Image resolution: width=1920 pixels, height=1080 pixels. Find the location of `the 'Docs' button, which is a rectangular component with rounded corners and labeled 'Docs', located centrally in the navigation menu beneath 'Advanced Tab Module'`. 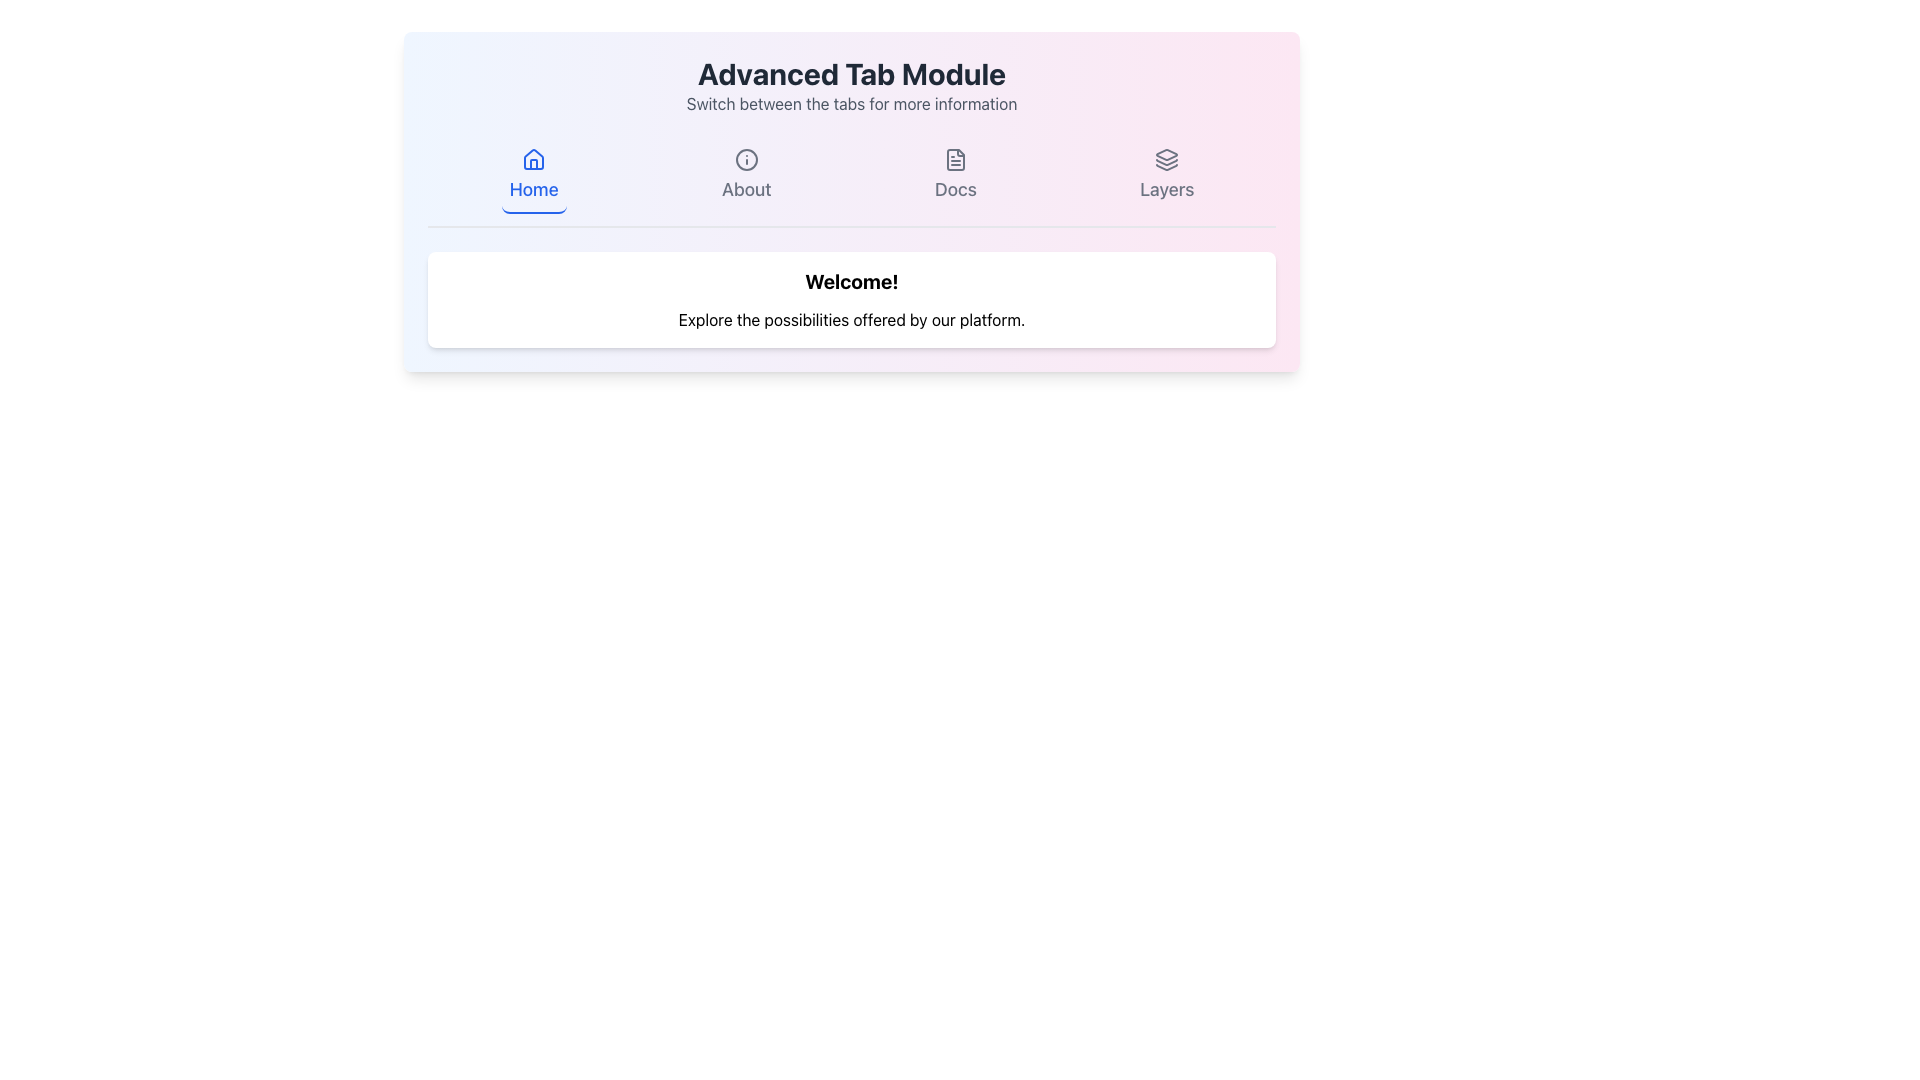

the 'Docs' button, which is a rectangular component with rounded corners and labeled 'Docs', located centrally in the navigation menu beneath 'Advanced Tab Module' is located at coordinates (954, 176).